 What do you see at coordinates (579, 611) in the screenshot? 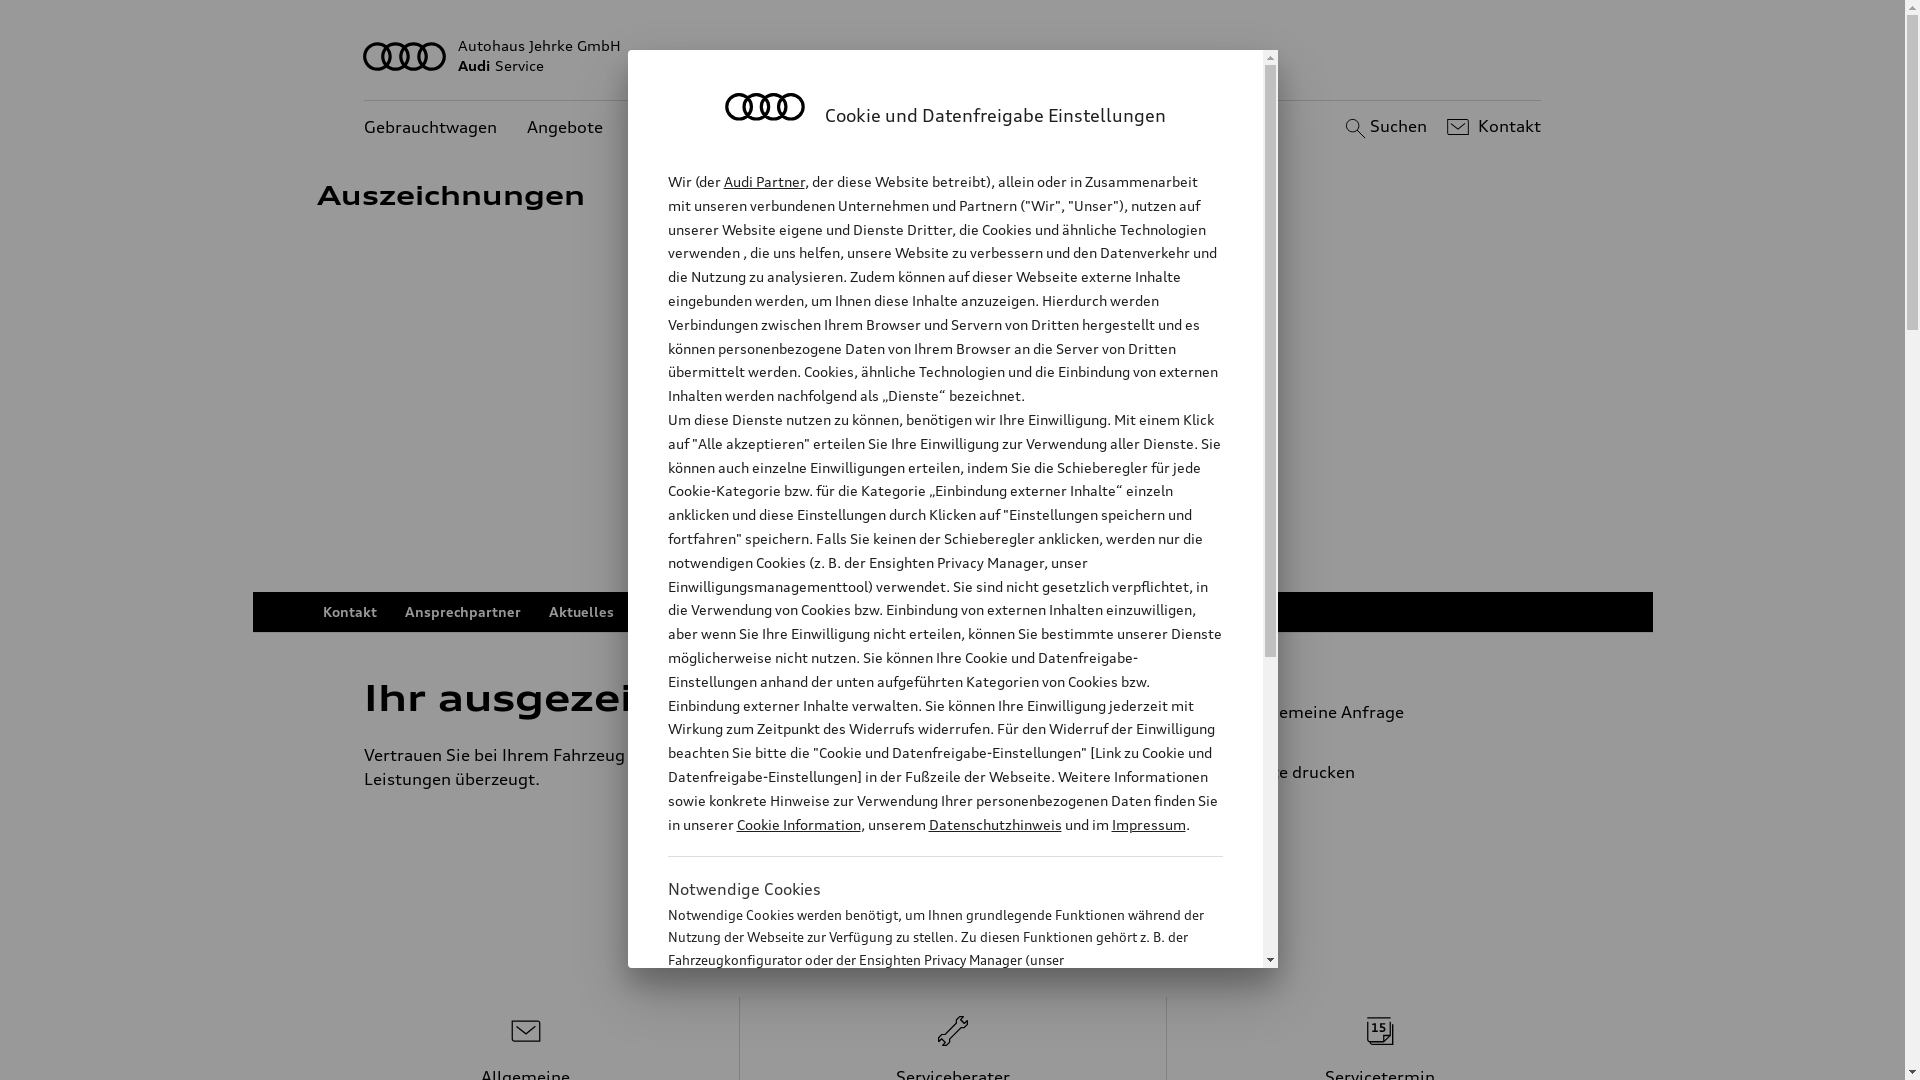
I see `'Aktuelles'` at bounding box center [579, 611].